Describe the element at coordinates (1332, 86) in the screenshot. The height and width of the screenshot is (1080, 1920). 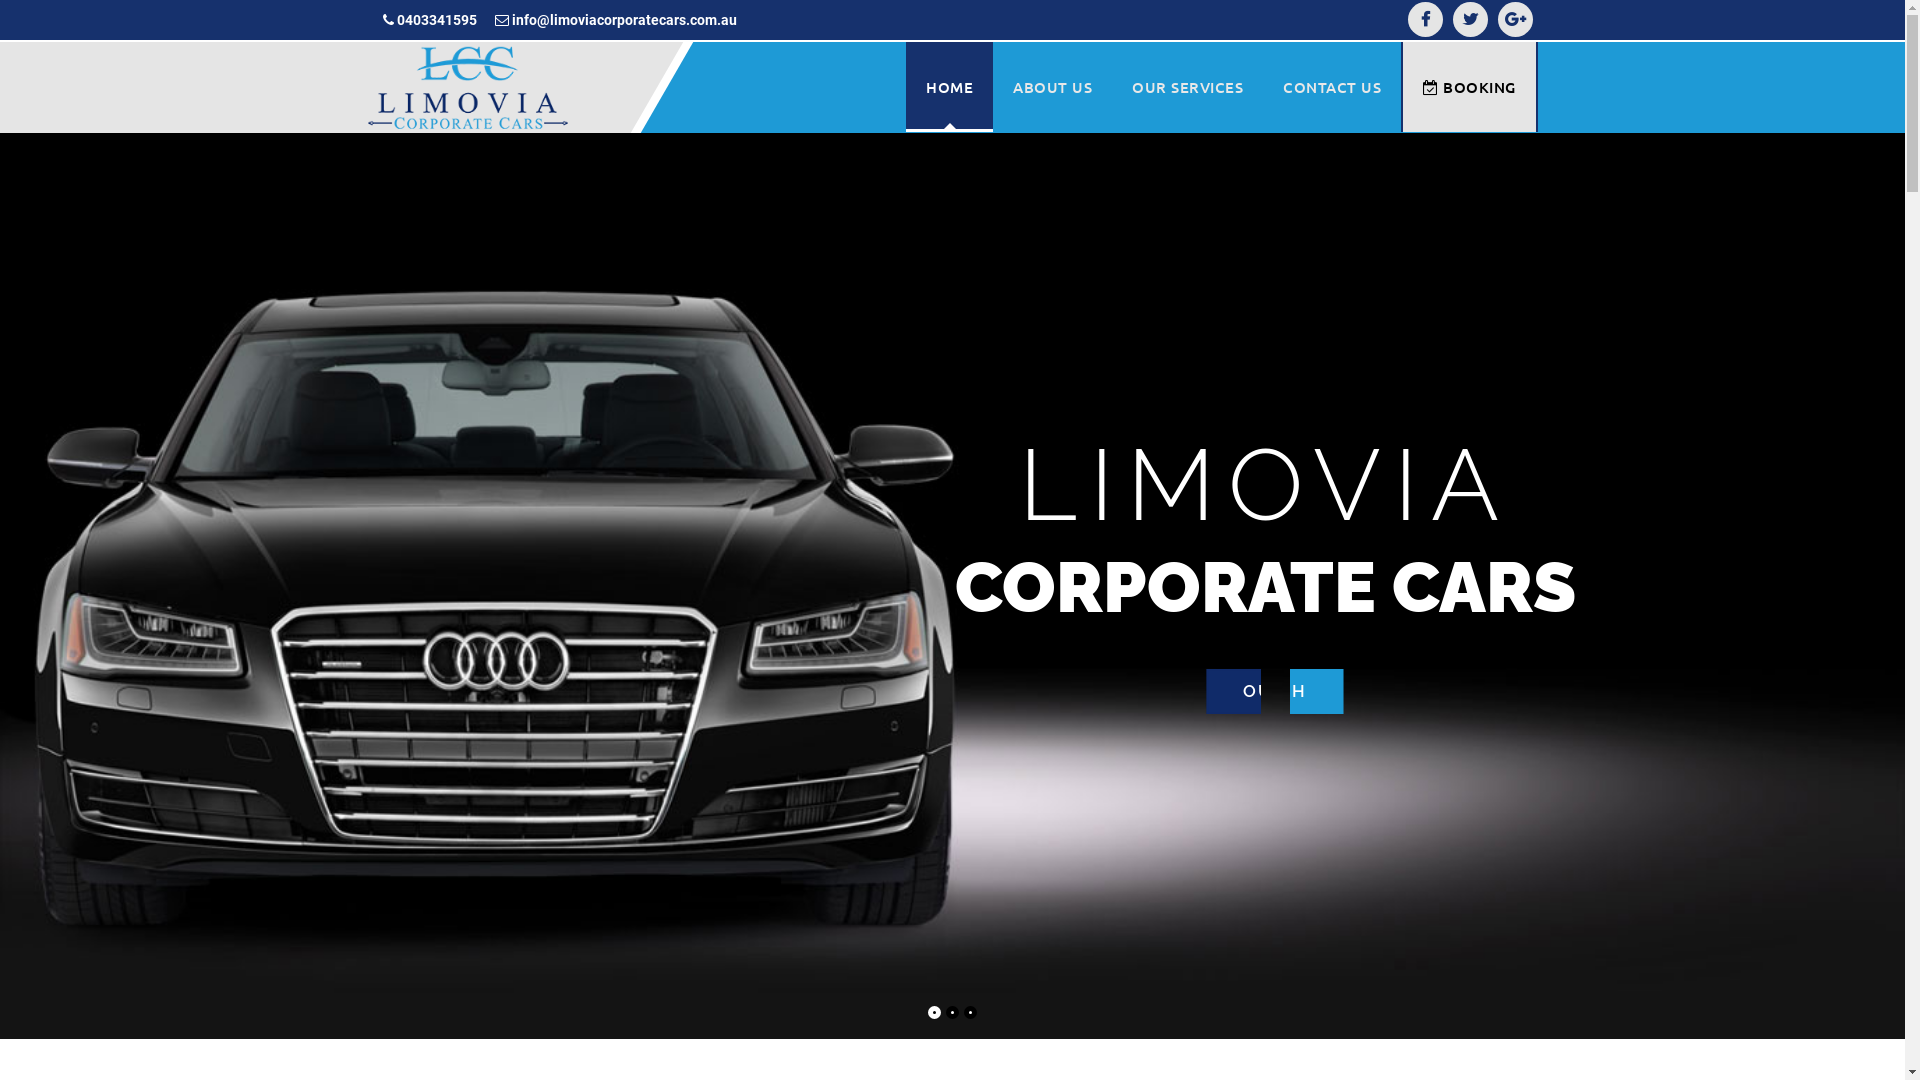
I see `'CONTACT US'` at that location.